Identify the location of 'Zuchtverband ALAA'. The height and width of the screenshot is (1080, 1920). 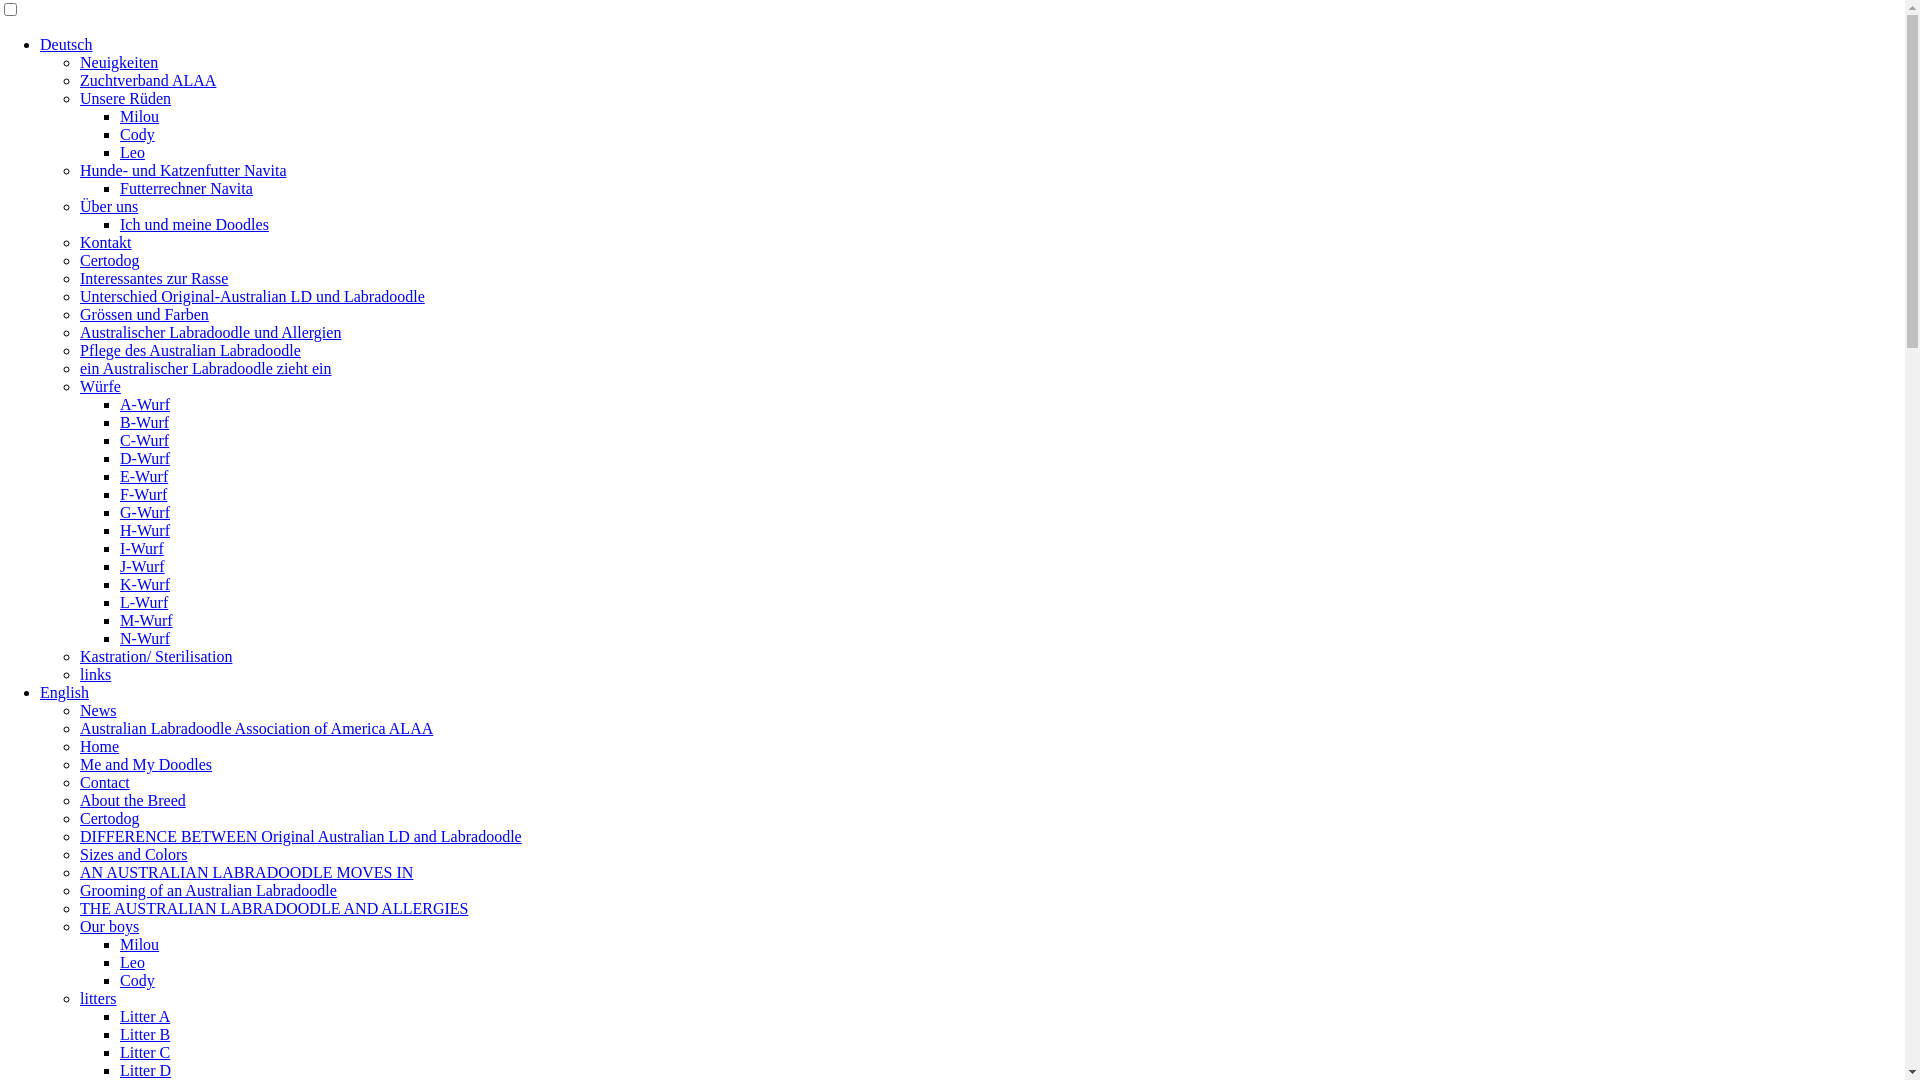
(80, 79).